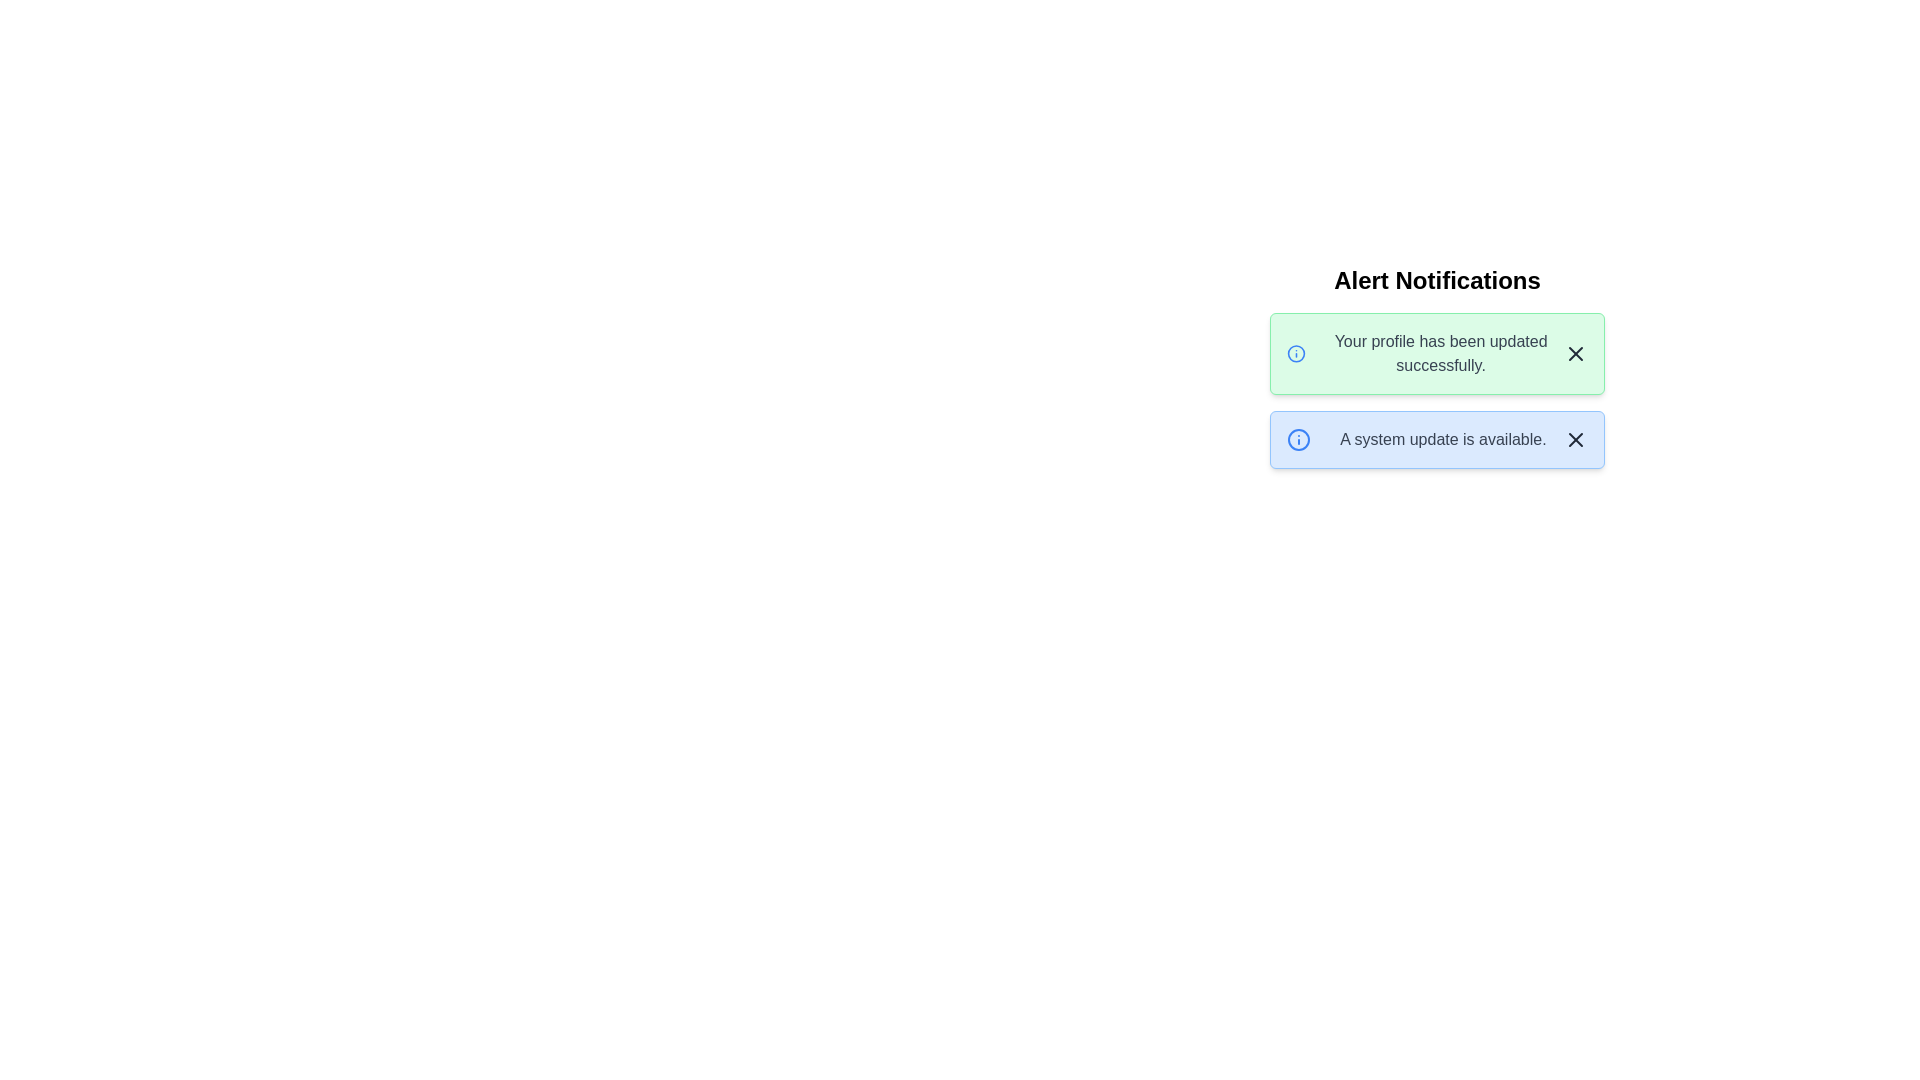  I want to click on the Notification alert that informs the user their profile has been updated successfully, so click(1436, 353).